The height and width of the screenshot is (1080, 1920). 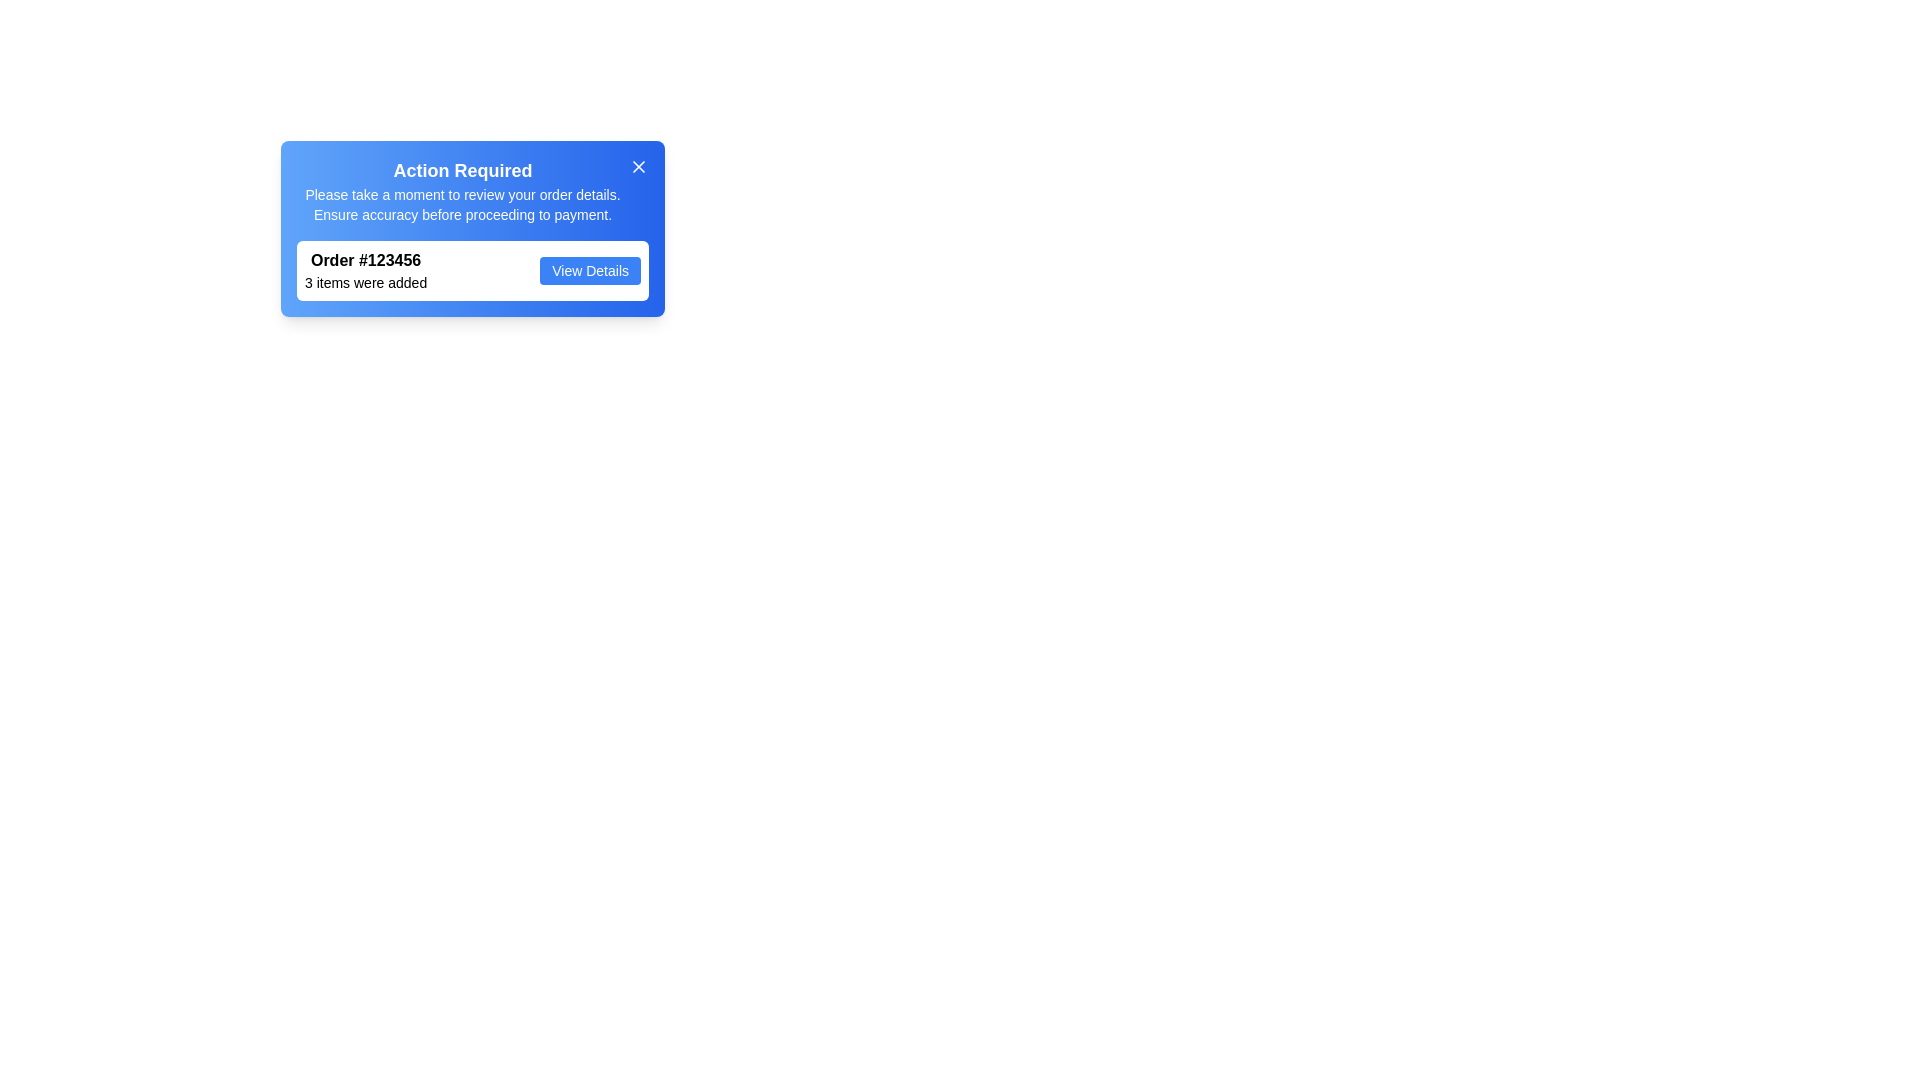 I want to click on static text message displayed in the dialog box that says: 'Please take a moment to review your order details. Ensure accuracy before proceeding to payment.' This text is located below the title 'Action Required', so click(x=461, y=204).